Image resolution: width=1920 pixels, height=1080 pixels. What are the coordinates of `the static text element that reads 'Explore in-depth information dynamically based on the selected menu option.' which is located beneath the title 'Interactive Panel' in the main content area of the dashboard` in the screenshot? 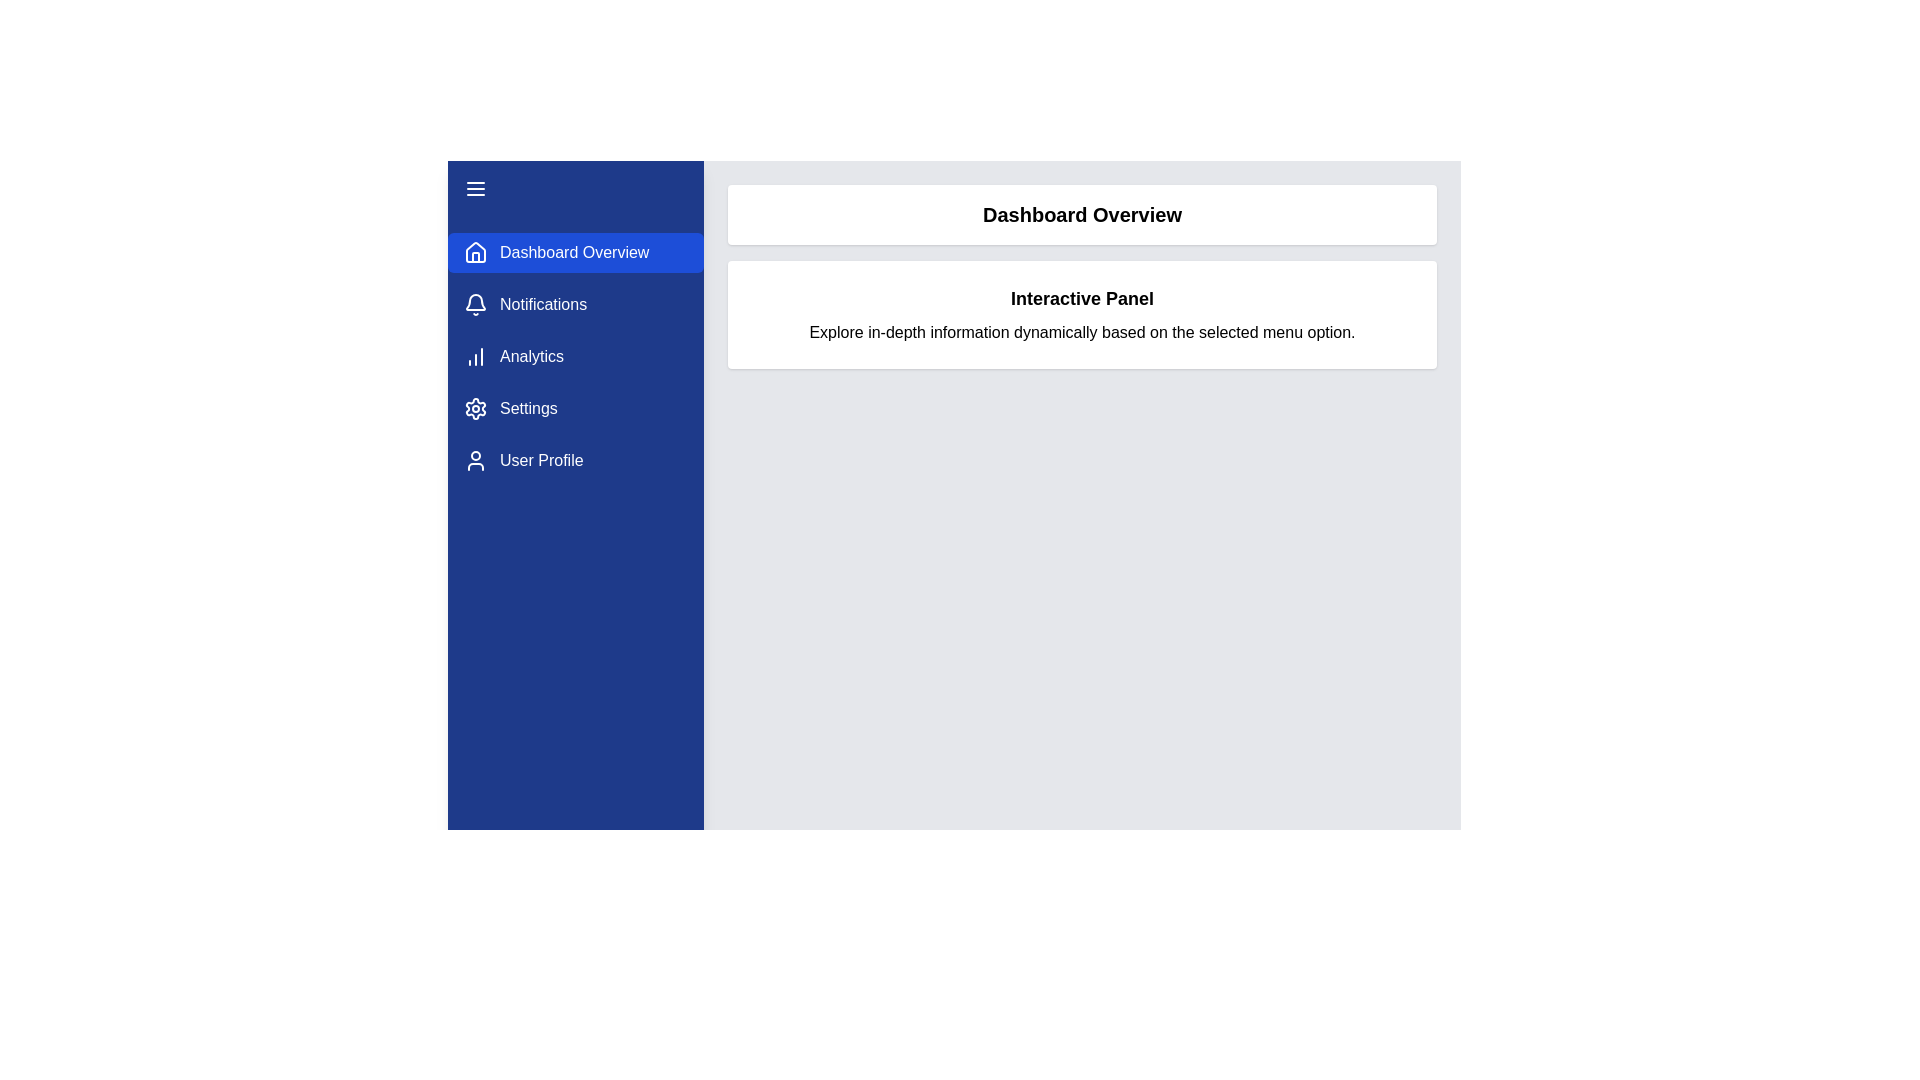 It's located at (1081, 331).